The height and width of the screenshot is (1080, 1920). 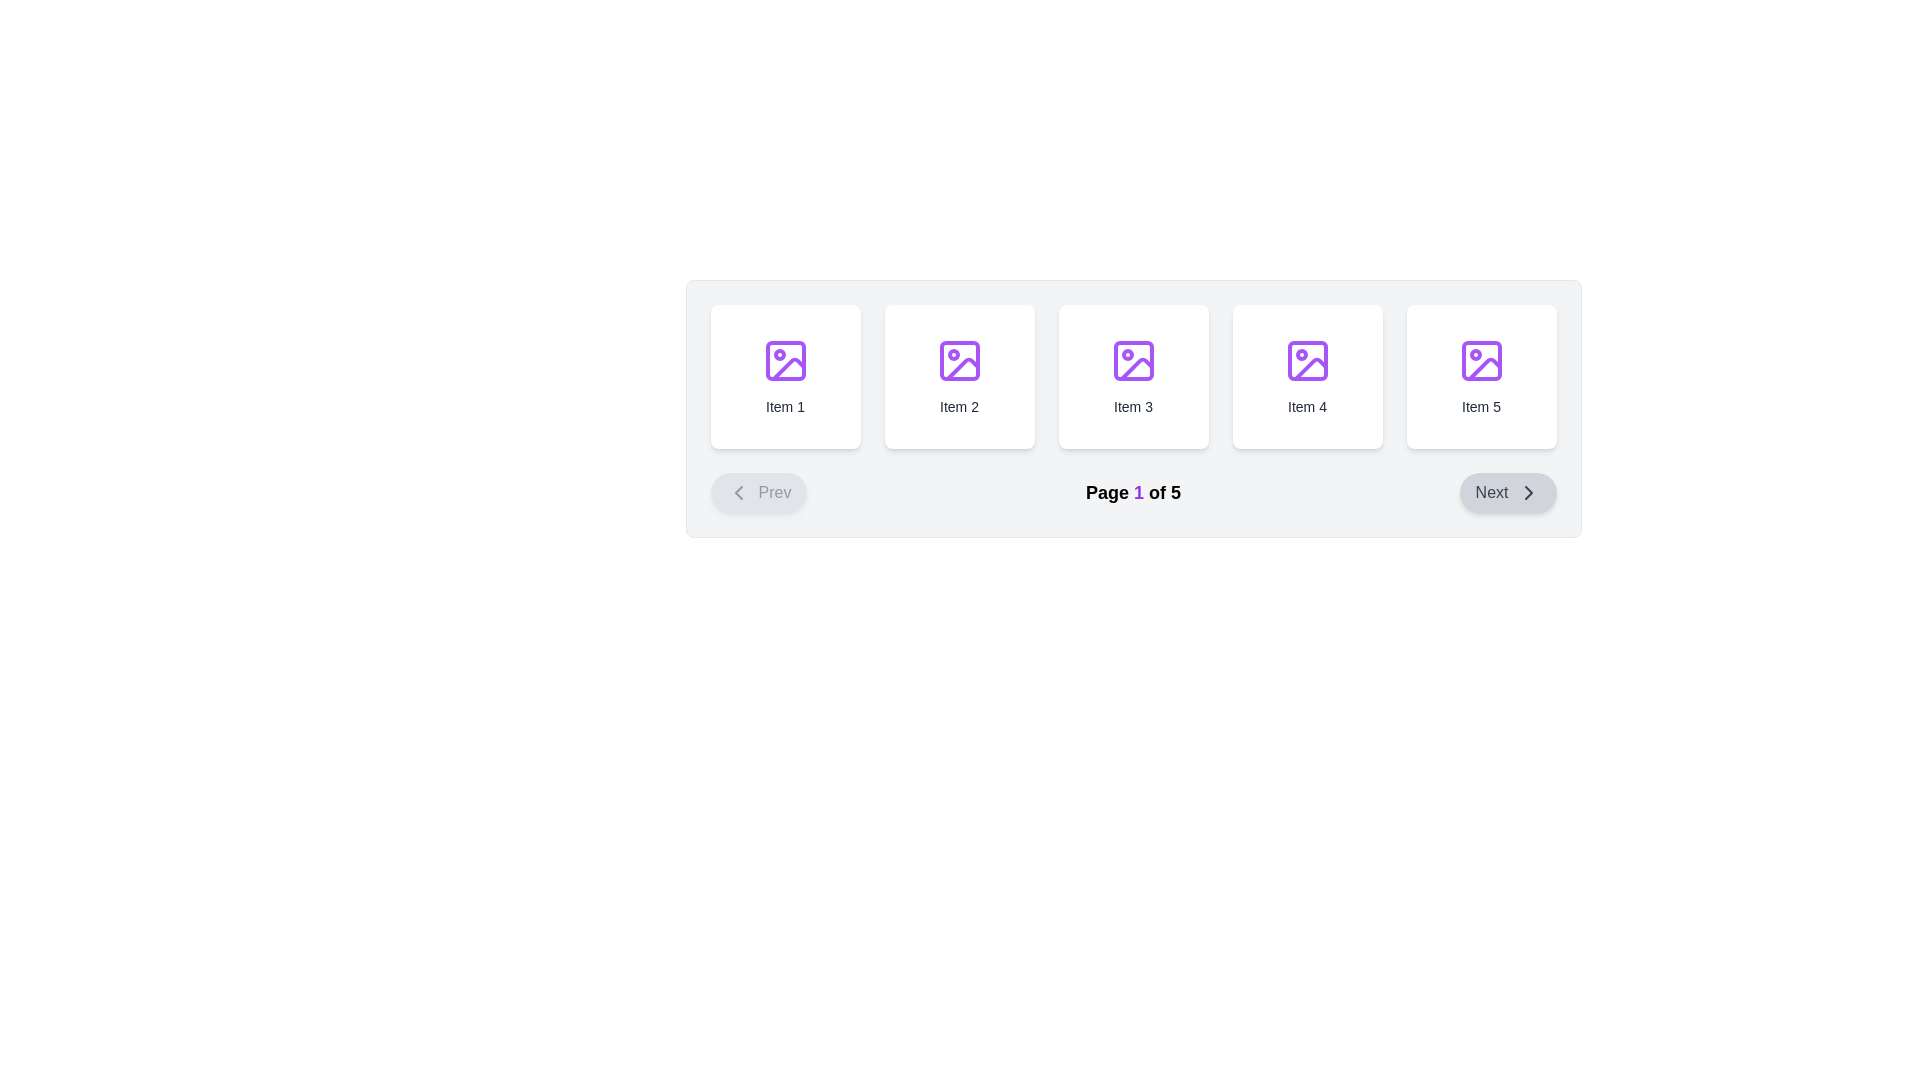 What do you see at coordinates (1492, 493) in the screenshot?
I see `the 'Next' button by clicking on the associated text label located at the bottom-right corner of the interface, positioned to the left of the arrow icon` at bounding box center [1492, 493].